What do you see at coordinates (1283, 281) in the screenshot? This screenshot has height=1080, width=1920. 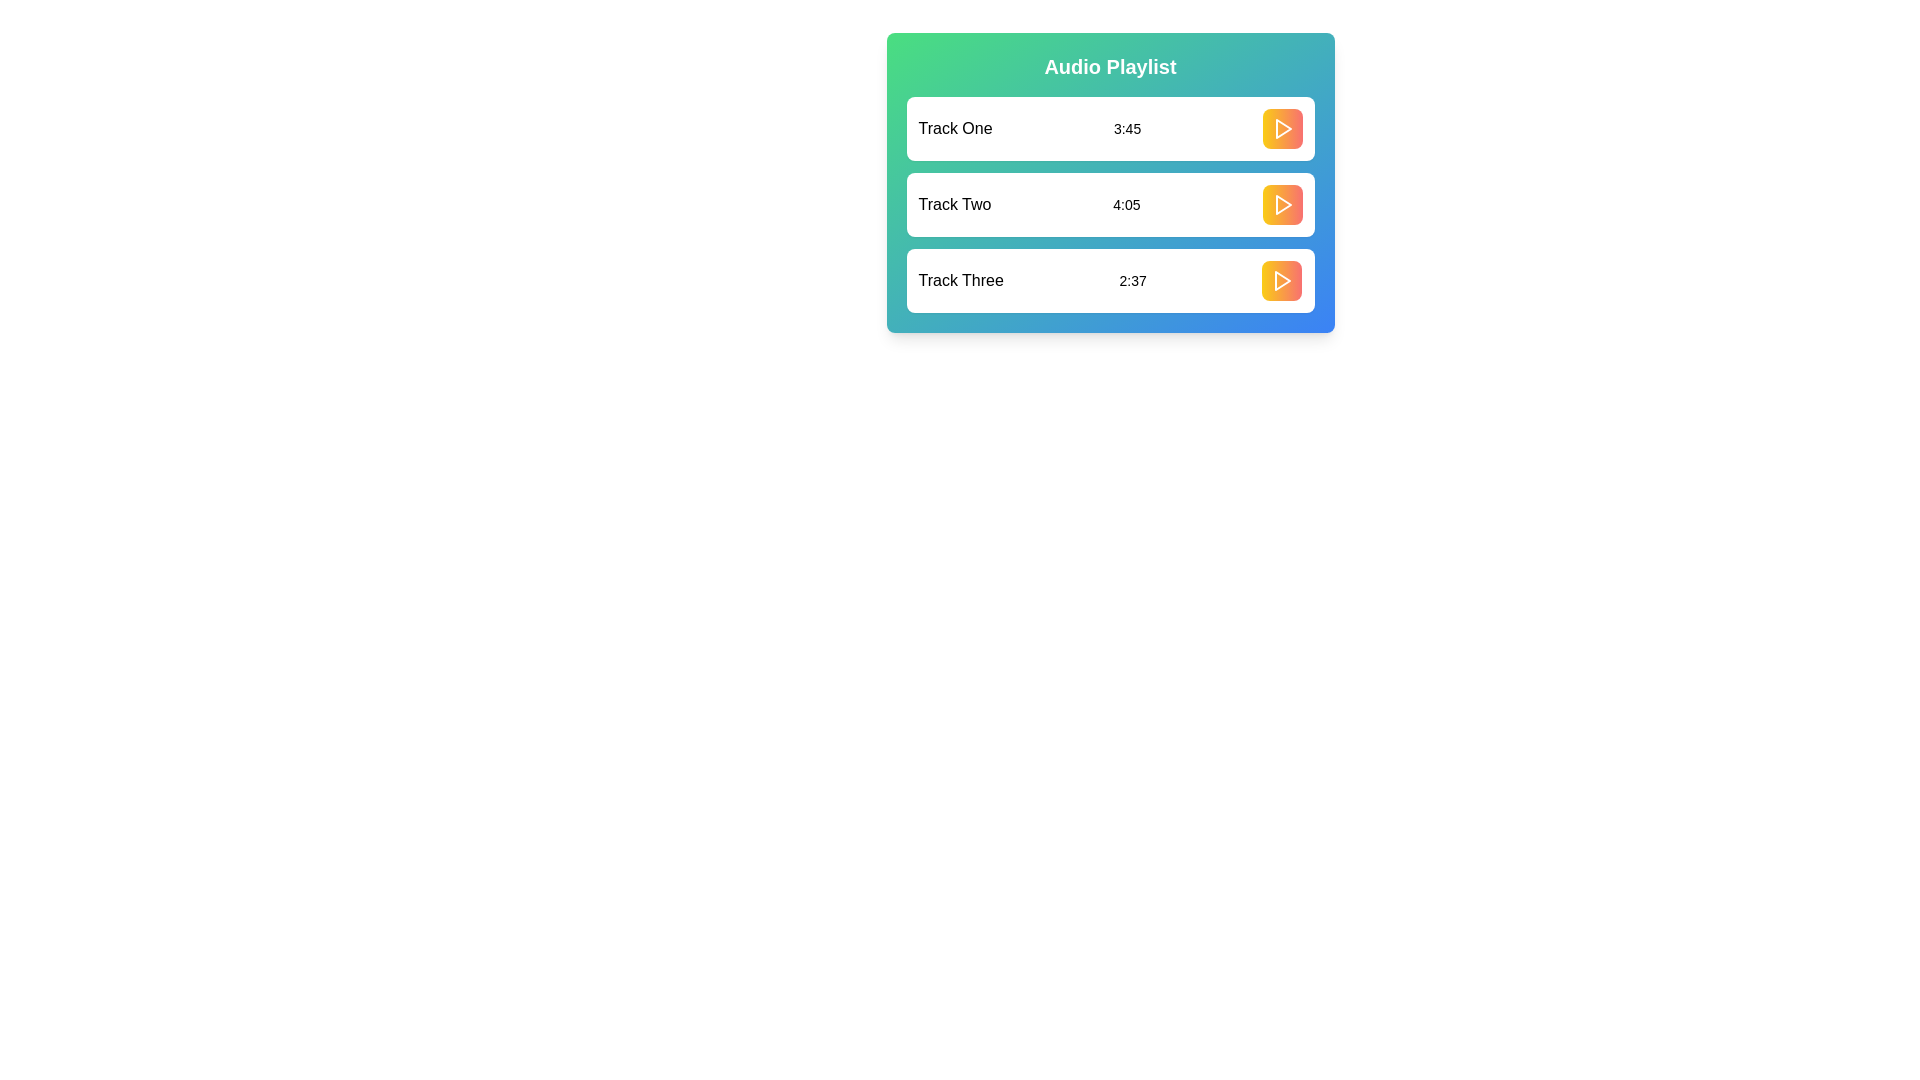 I see `the triangular play icon with a gradient orange fill located inside the circular button at the far right of the third row of the audio playlist interface` at bounding box center [1283, 281].